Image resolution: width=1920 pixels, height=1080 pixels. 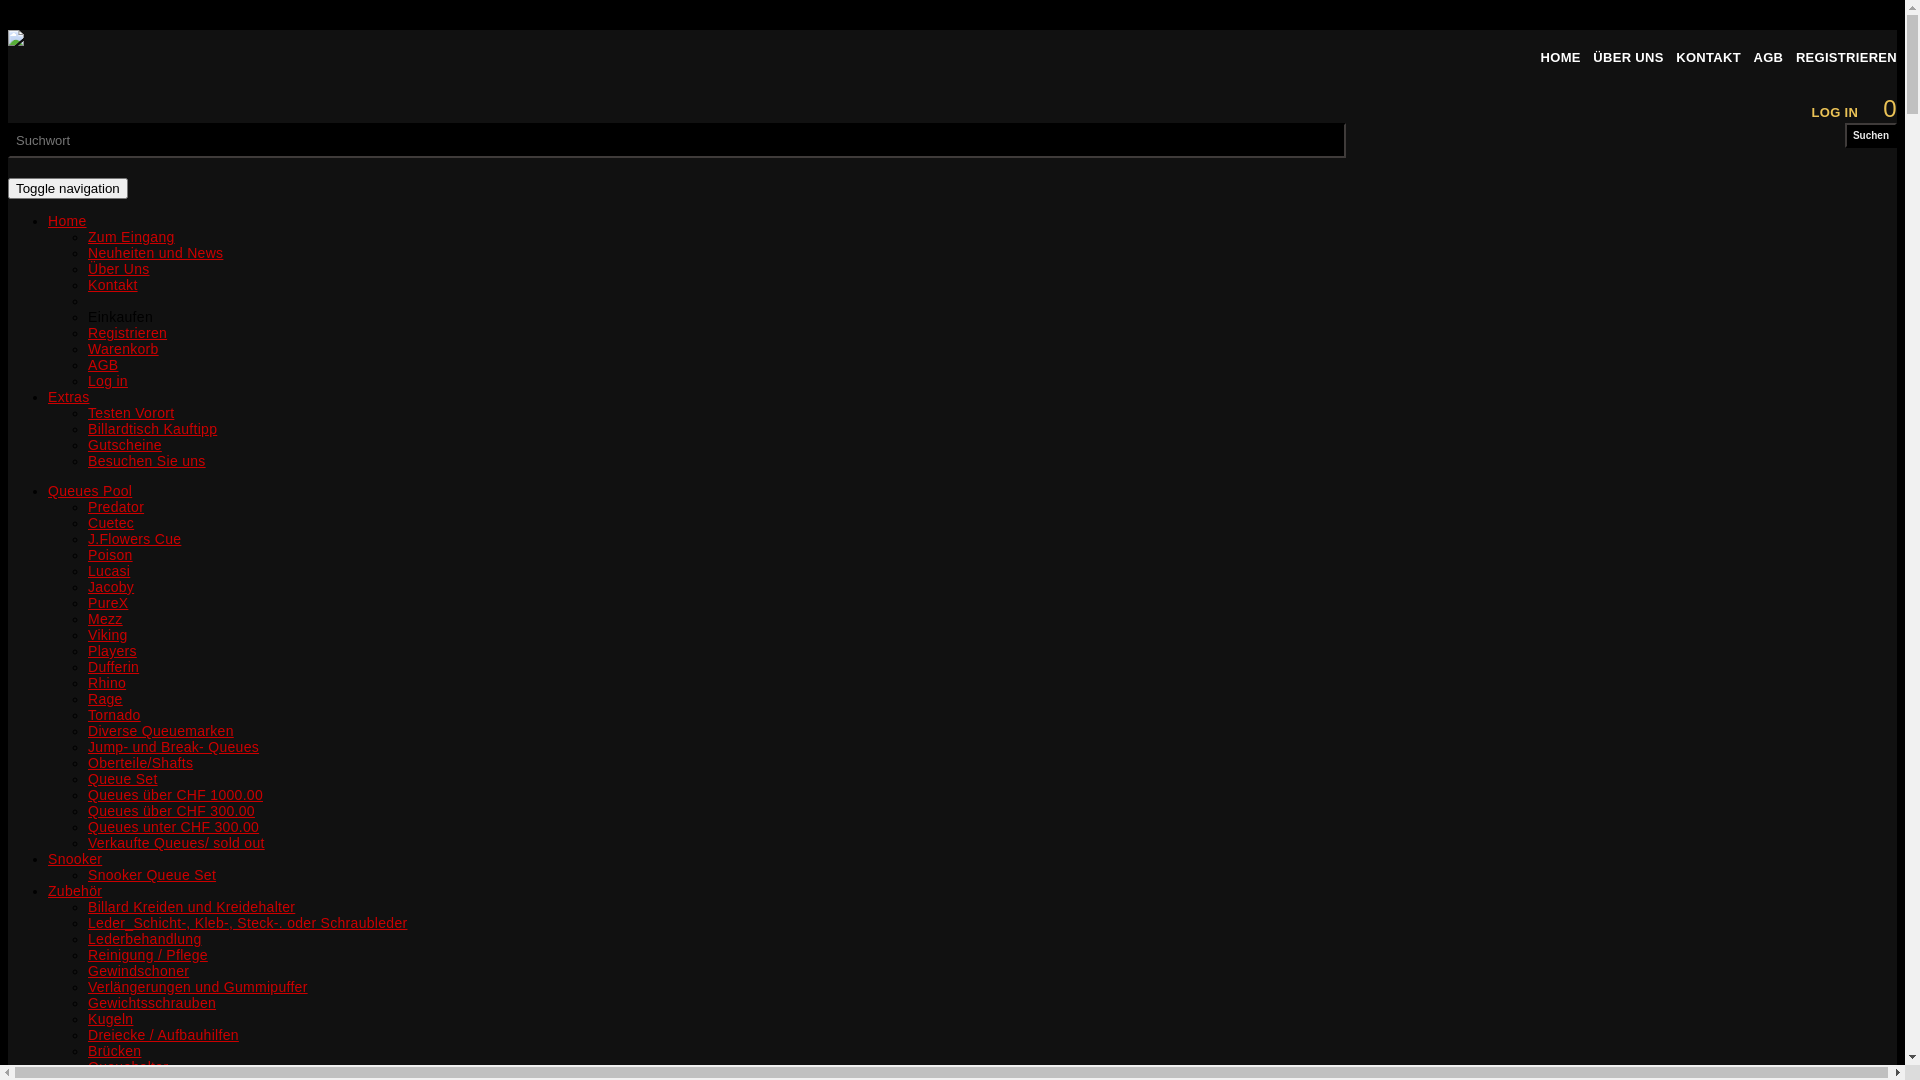 I want to click on 'AGB', so click(x=1769, y=56).